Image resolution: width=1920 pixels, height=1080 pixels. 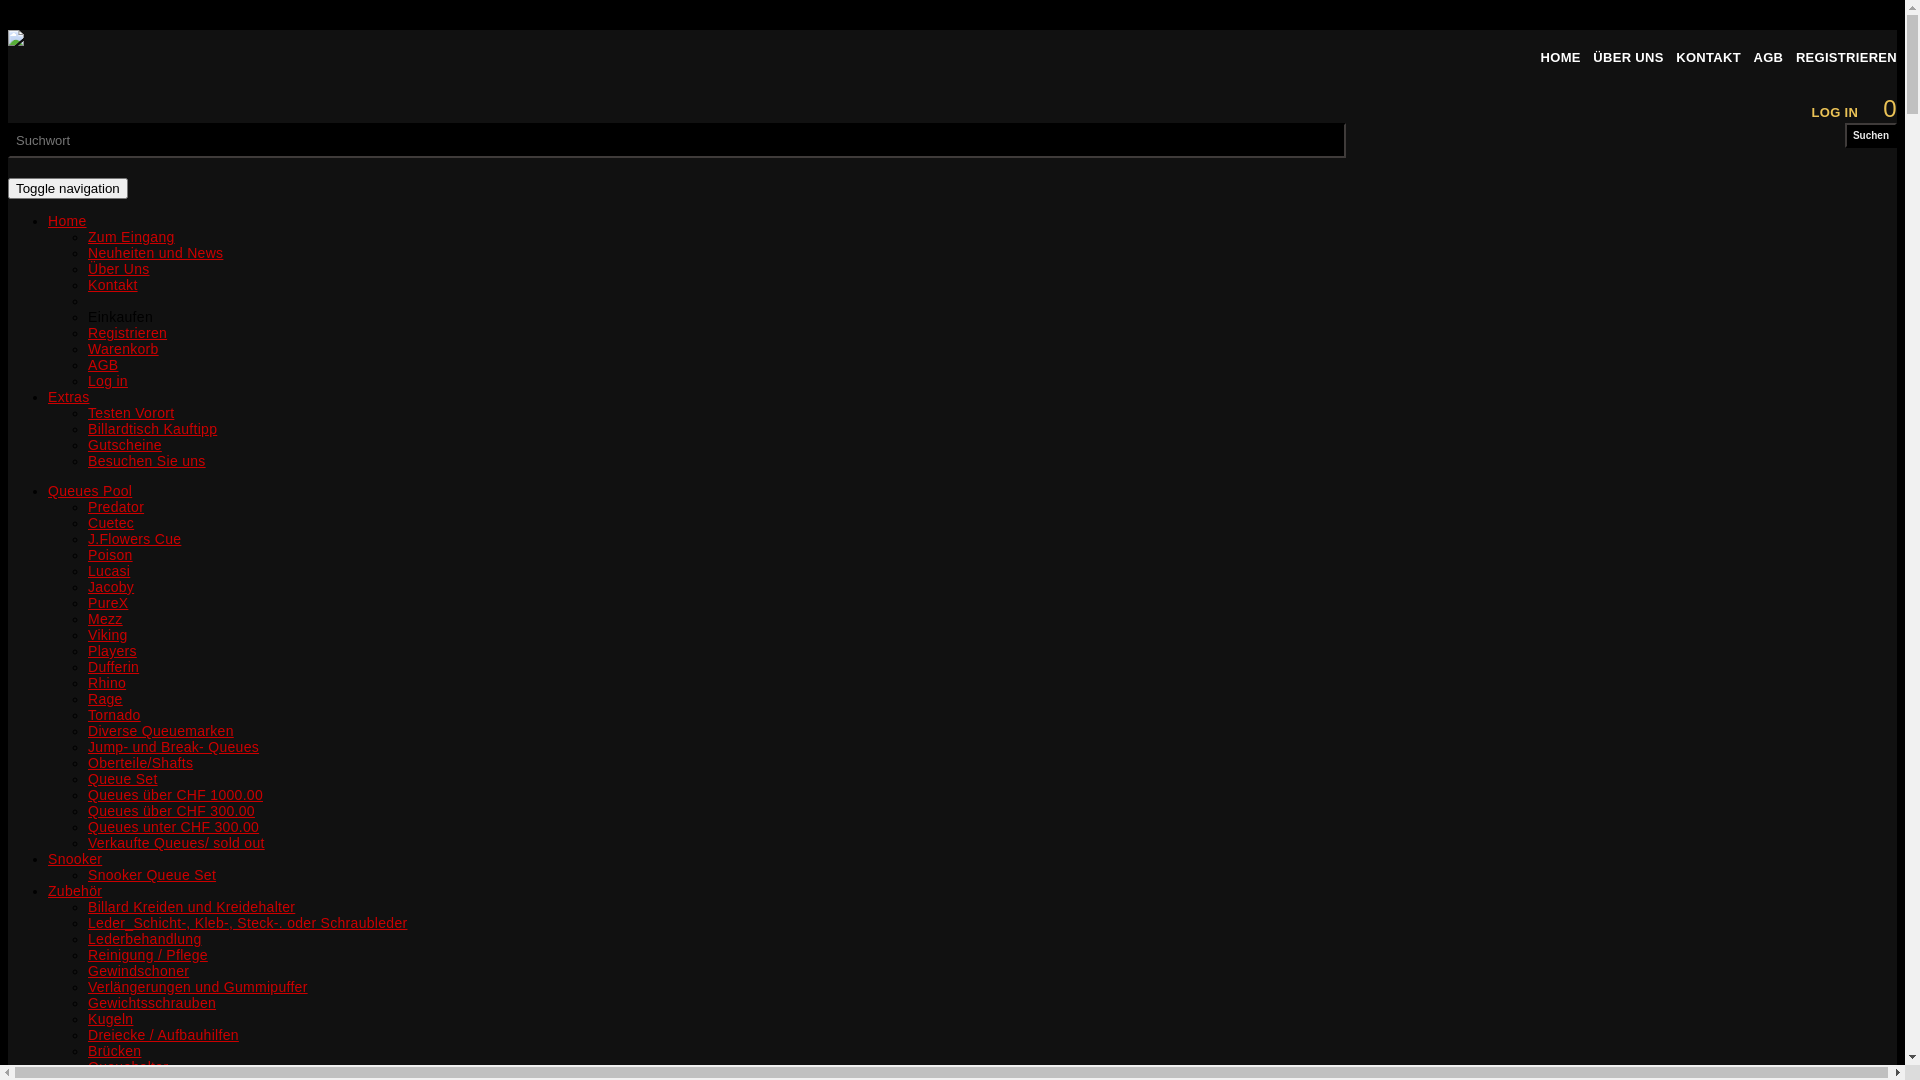 I want to click on 'AGB', so click(x=1769, y=56).